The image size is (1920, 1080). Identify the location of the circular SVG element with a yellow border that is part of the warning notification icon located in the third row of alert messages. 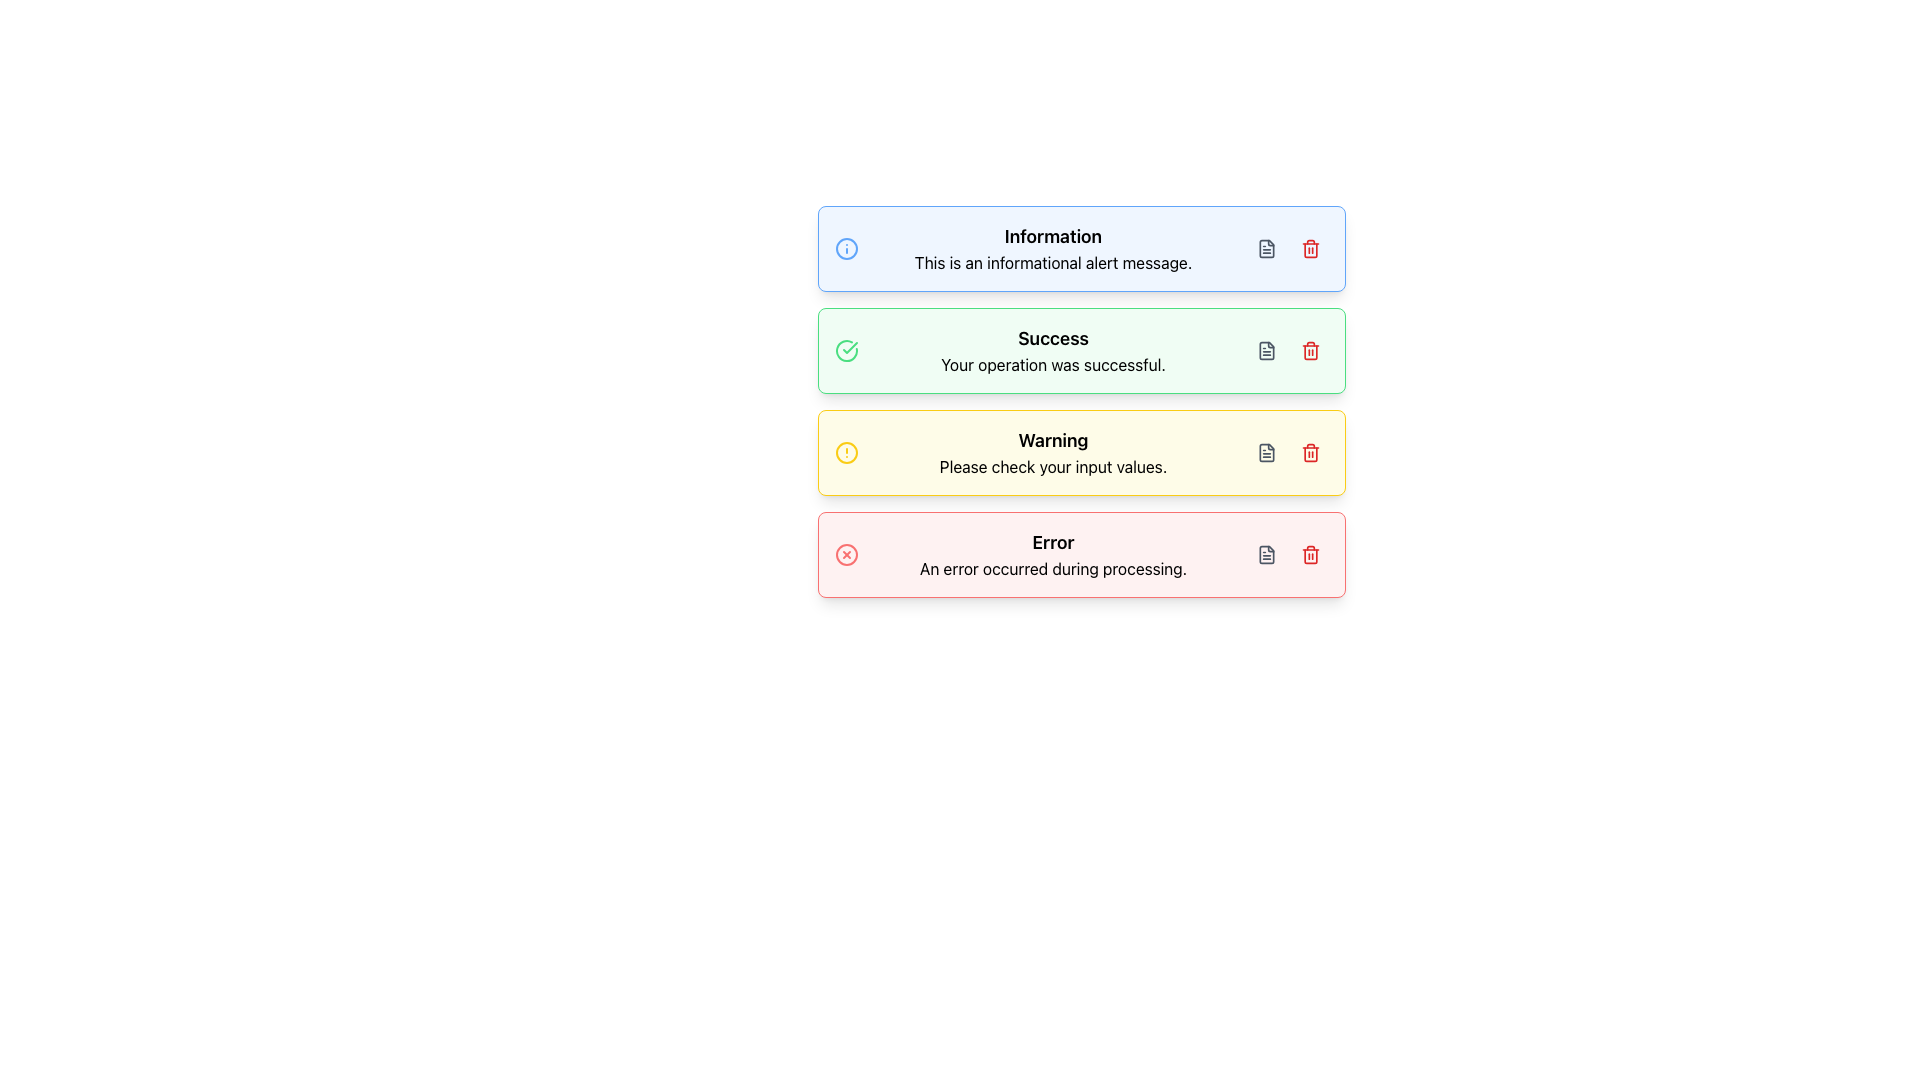
(846, 452).